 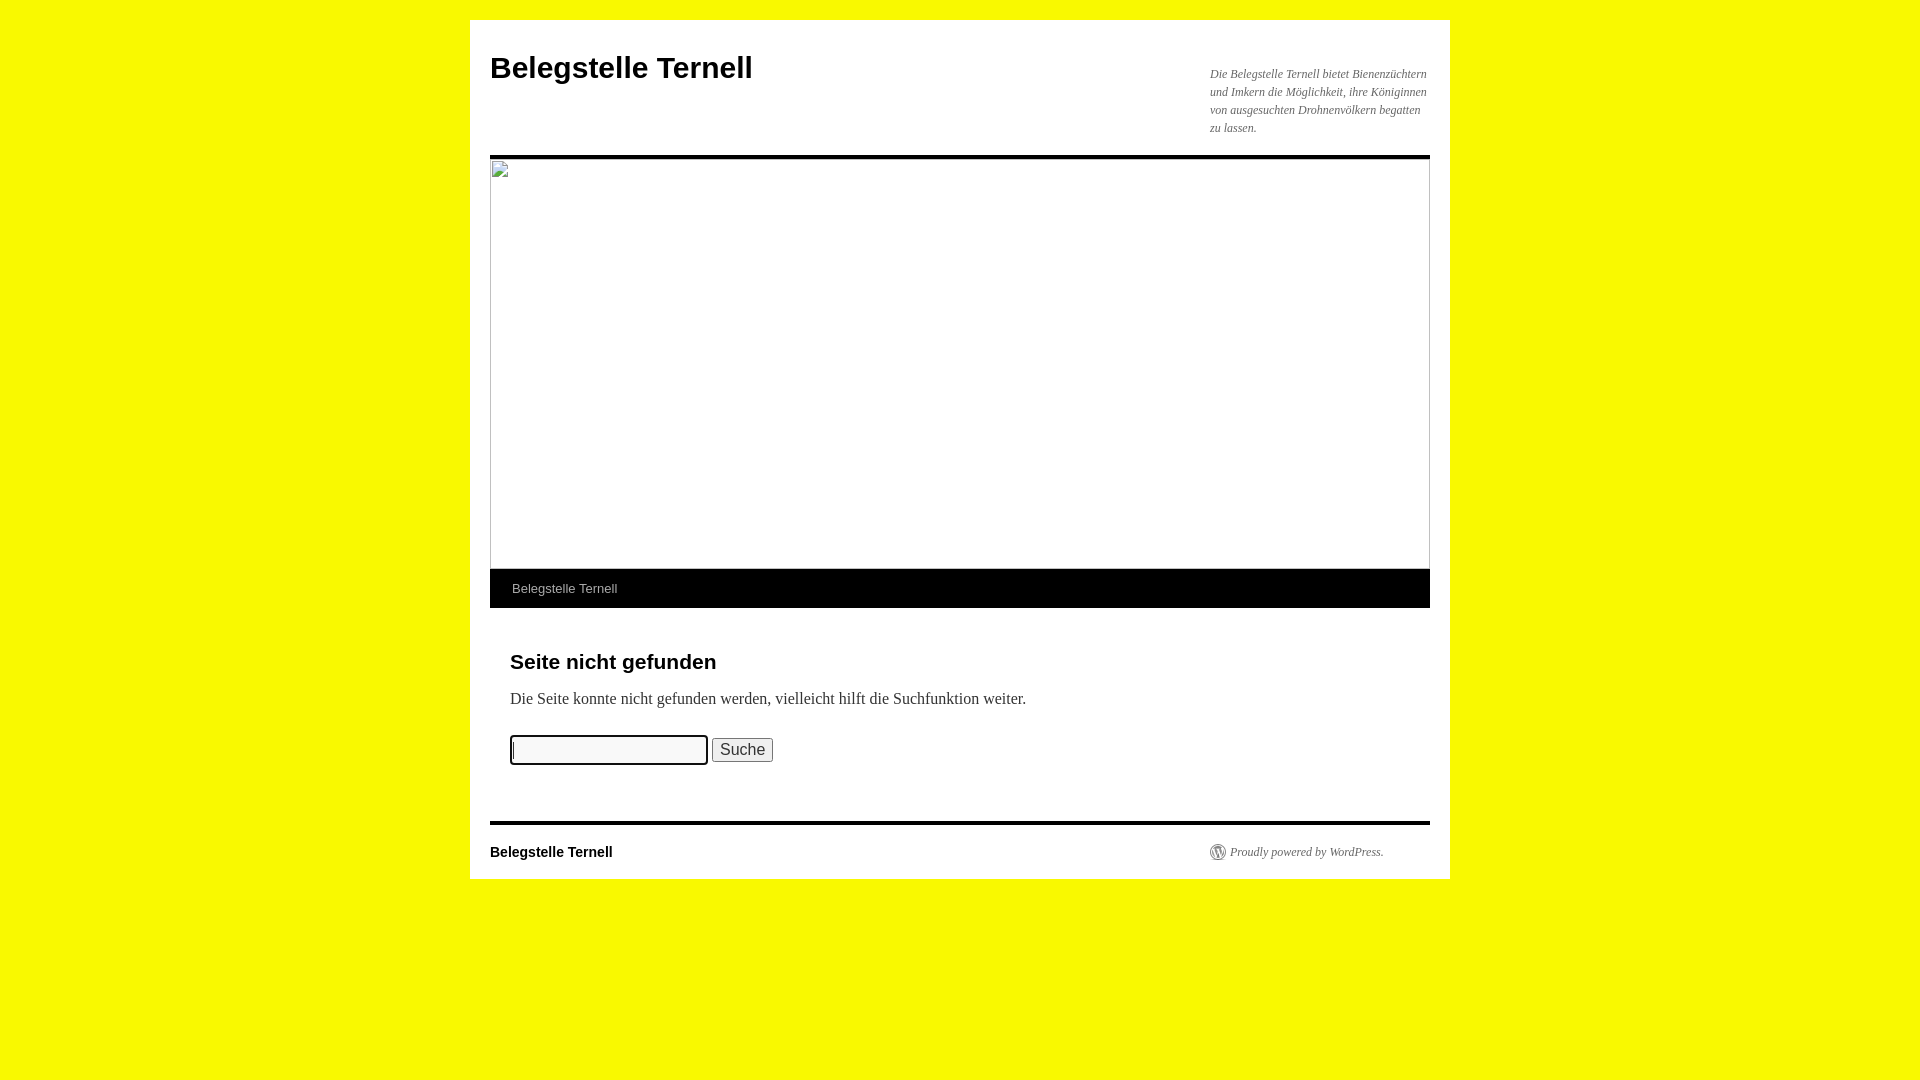 What do you see at coordinates (1296, 852) in the screenshot?
I see `'Proudly powered by WordPress.'` at bounding box center [1296, 852].